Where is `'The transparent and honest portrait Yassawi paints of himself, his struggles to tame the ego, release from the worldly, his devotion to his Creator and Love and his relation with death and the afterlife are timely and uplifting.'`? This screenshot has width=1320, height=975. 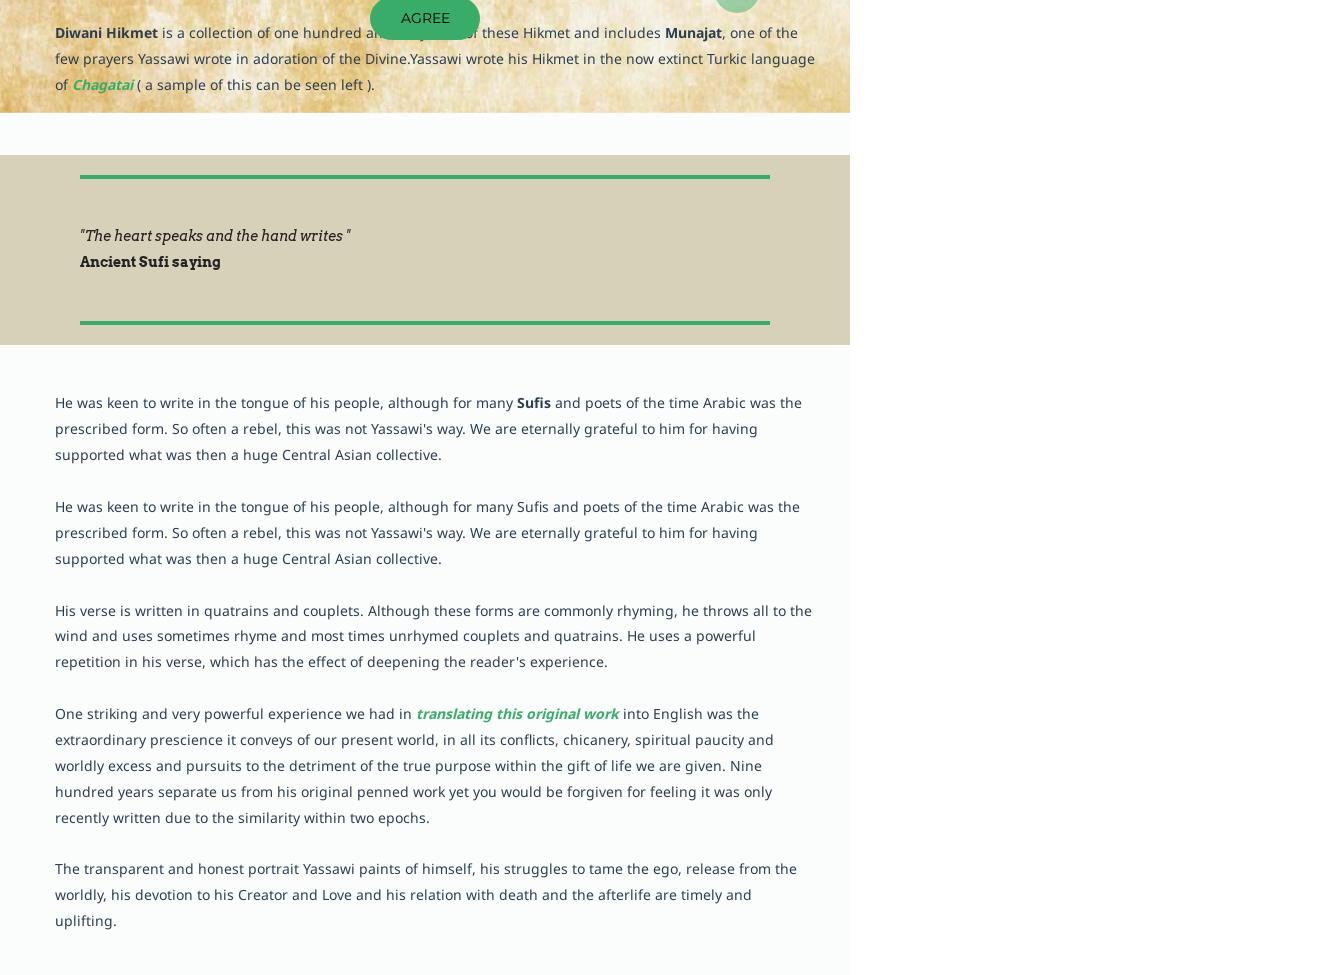 'The transparent and honest portrait Yassawi paints of himself, his struggles to tame the ego, release from the worldly, his devotion to his Creator and Love and his relation with death and the afterlife are timely and uplifting.' is located at coordinates (424, 893).